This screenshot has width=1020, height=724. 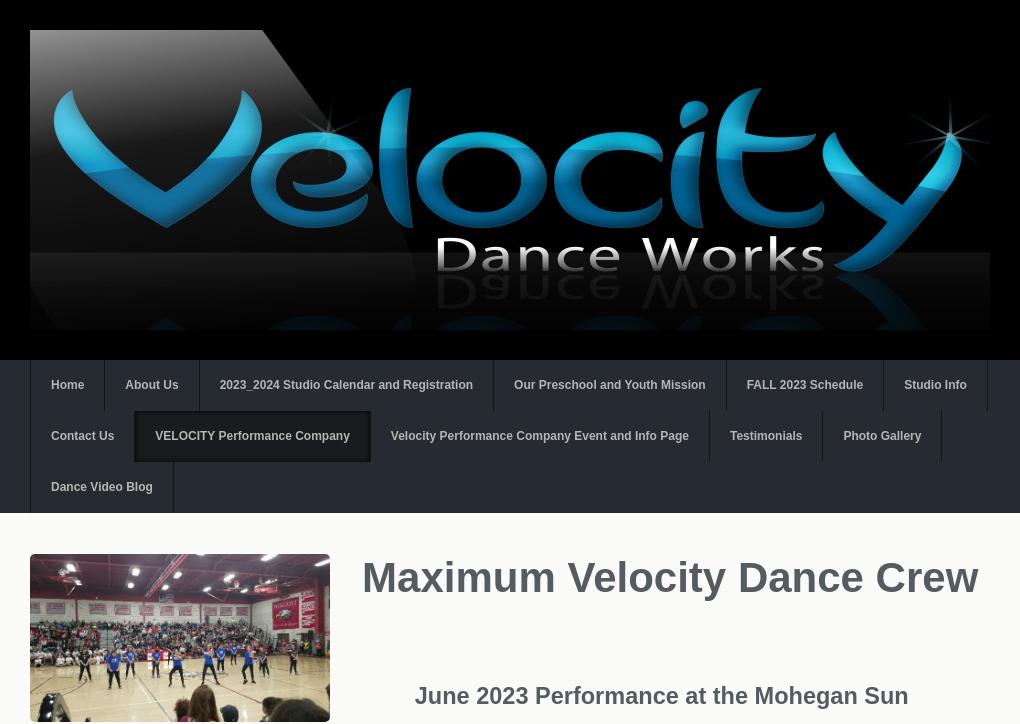 I want to click on 'Home', so click(x=67, y=385).